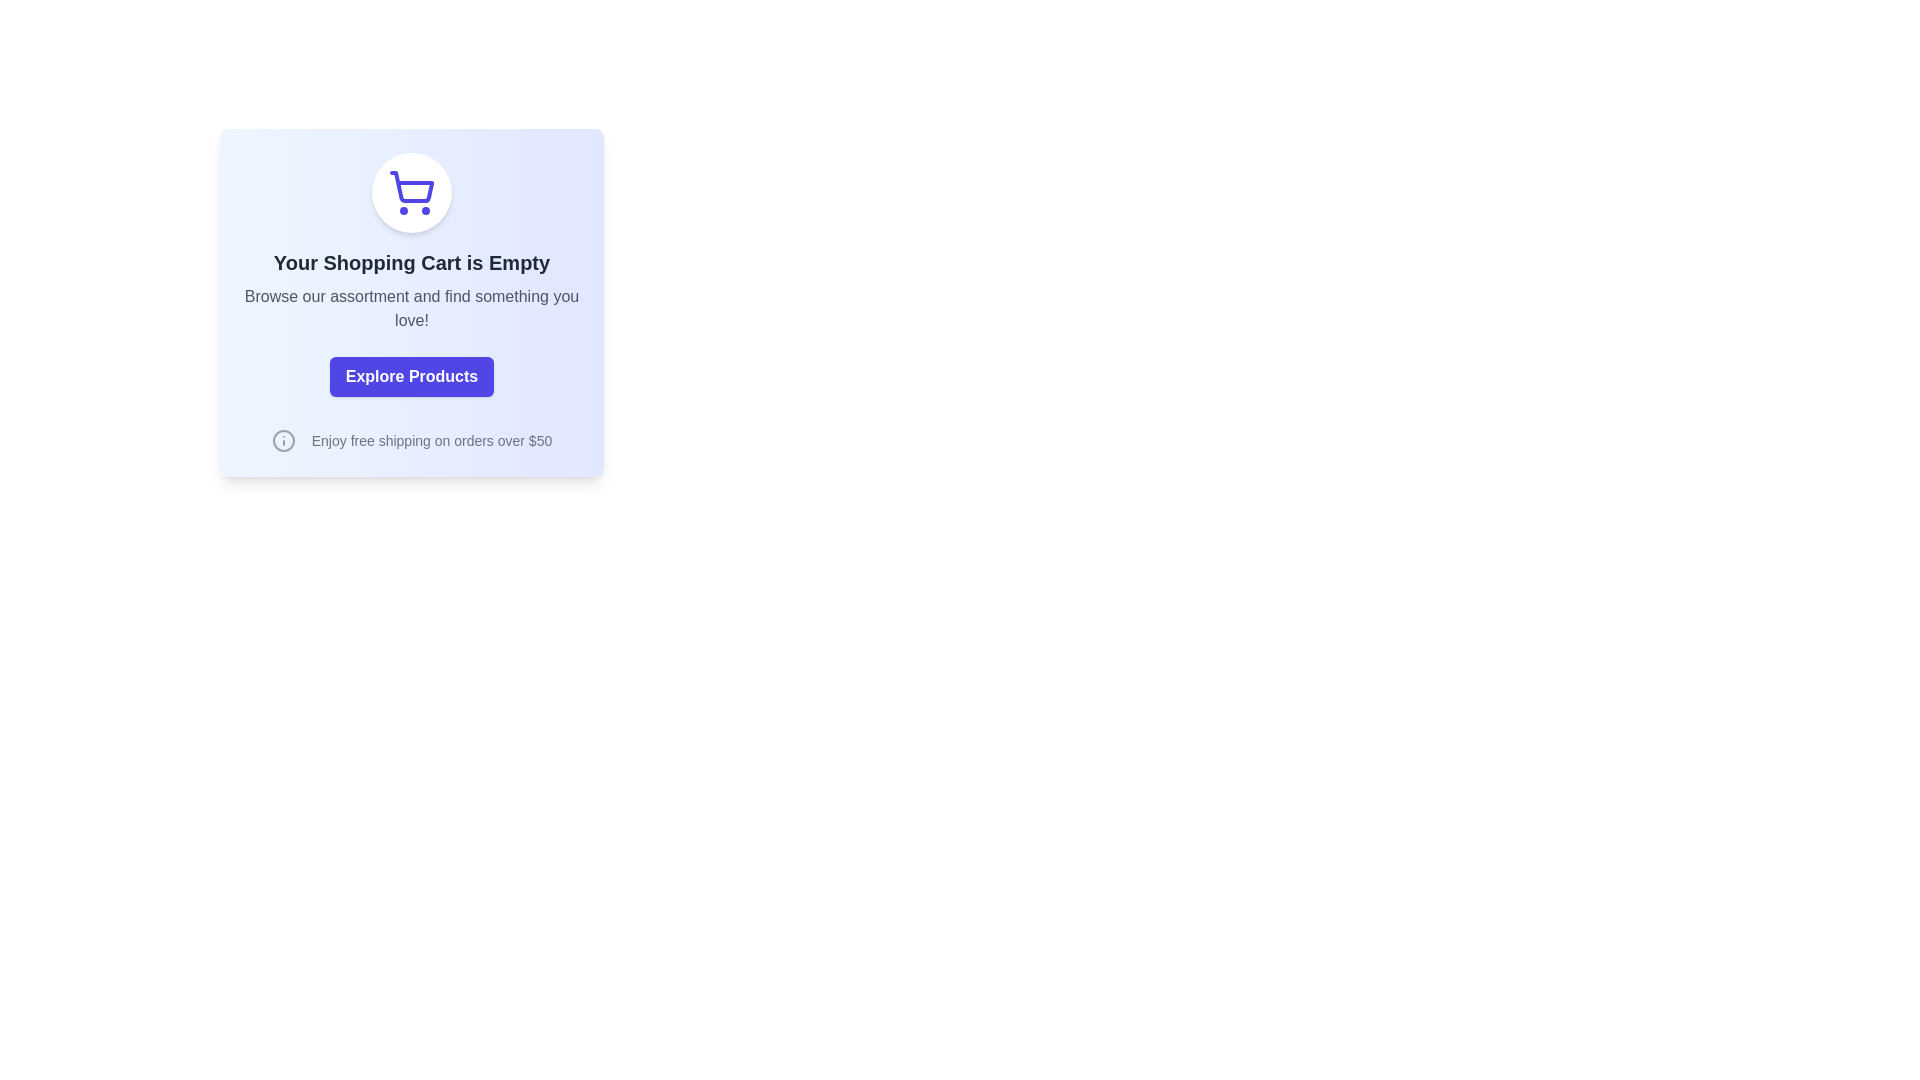 Image resolution: width=1920 pixels, height=1080 pixels. Describe the element at coordinates (411, 308) in the screenshot. I see `the second text element in the card layout that provides an encouraging message about exploring the product selection, located below the header 'Your Shopping Cart is Empty' and above the 'Explore Products' button` at that location.